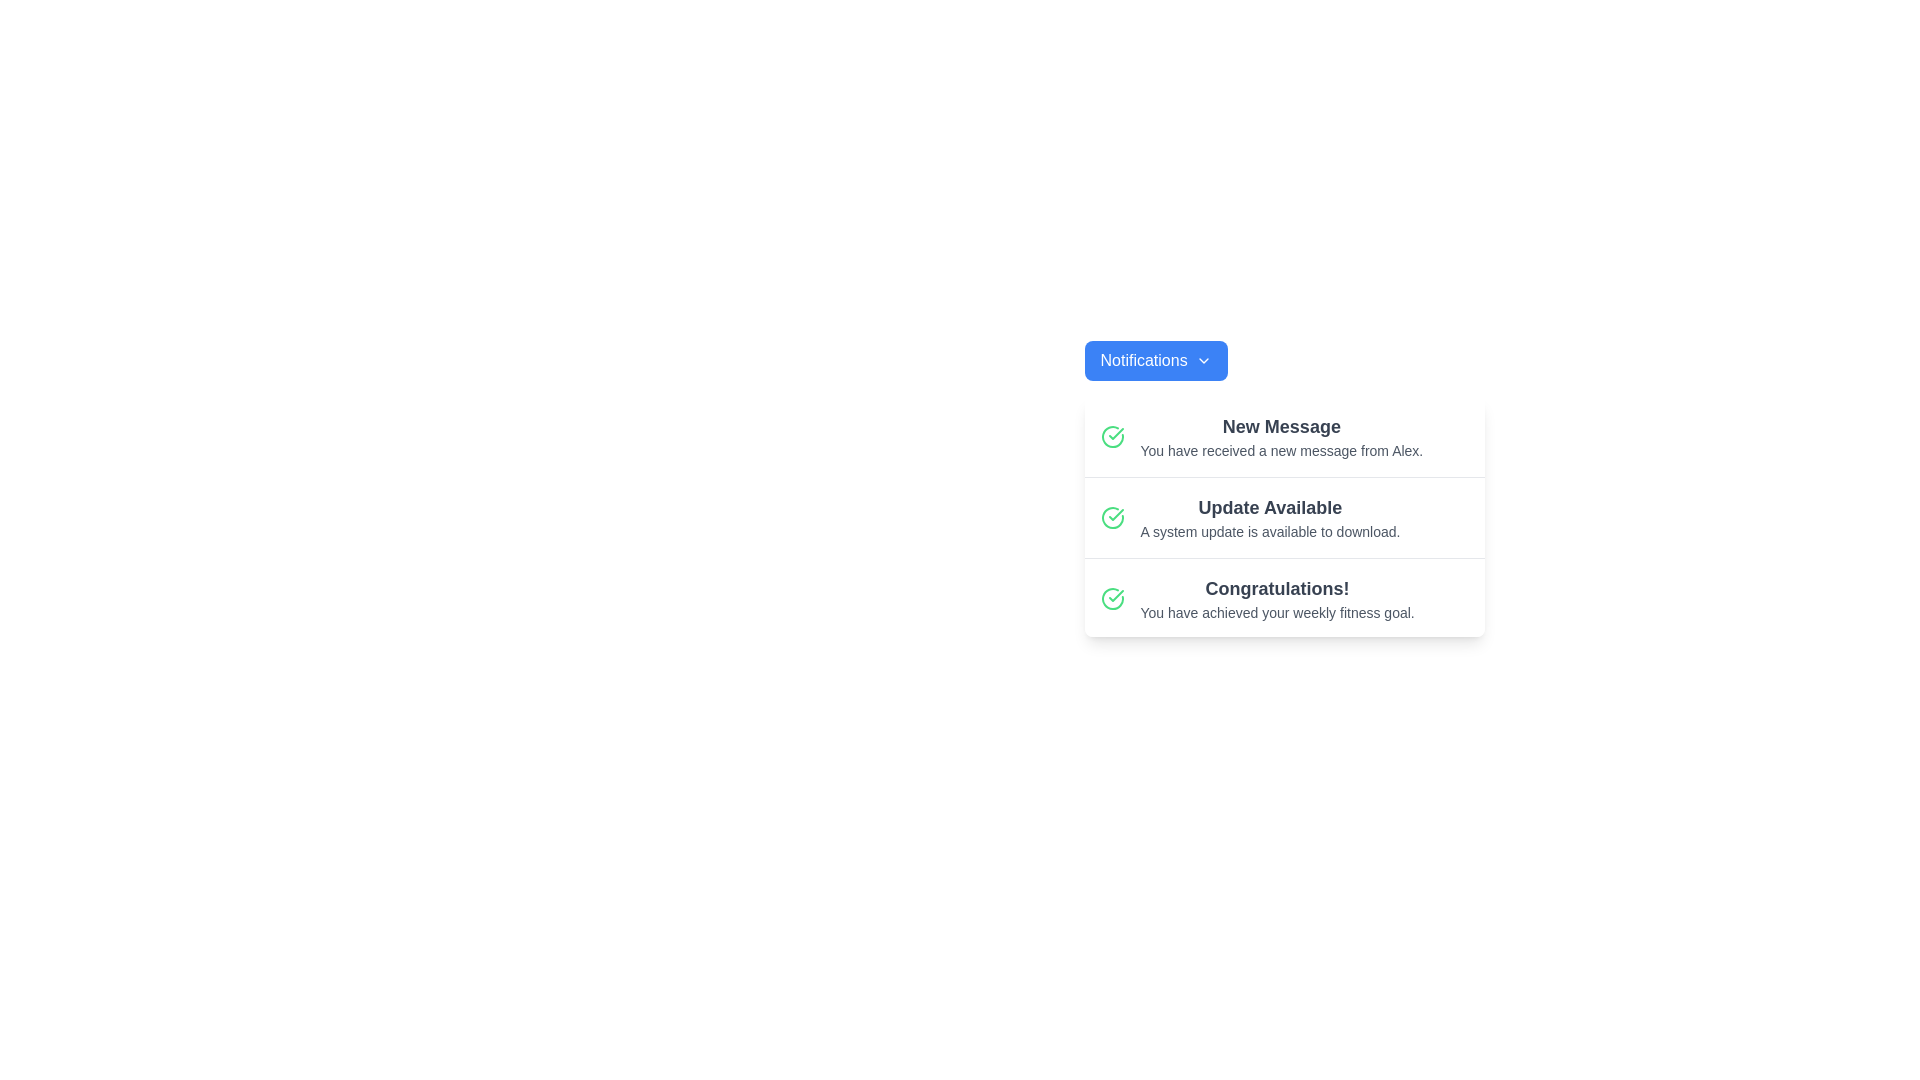 The height and width of the screenshot is (1080, 1920). What do you see at coordinates (1156, 361) in the screenshot?
I see `the notifications dropdown button` at bounding box center [1156, 361].